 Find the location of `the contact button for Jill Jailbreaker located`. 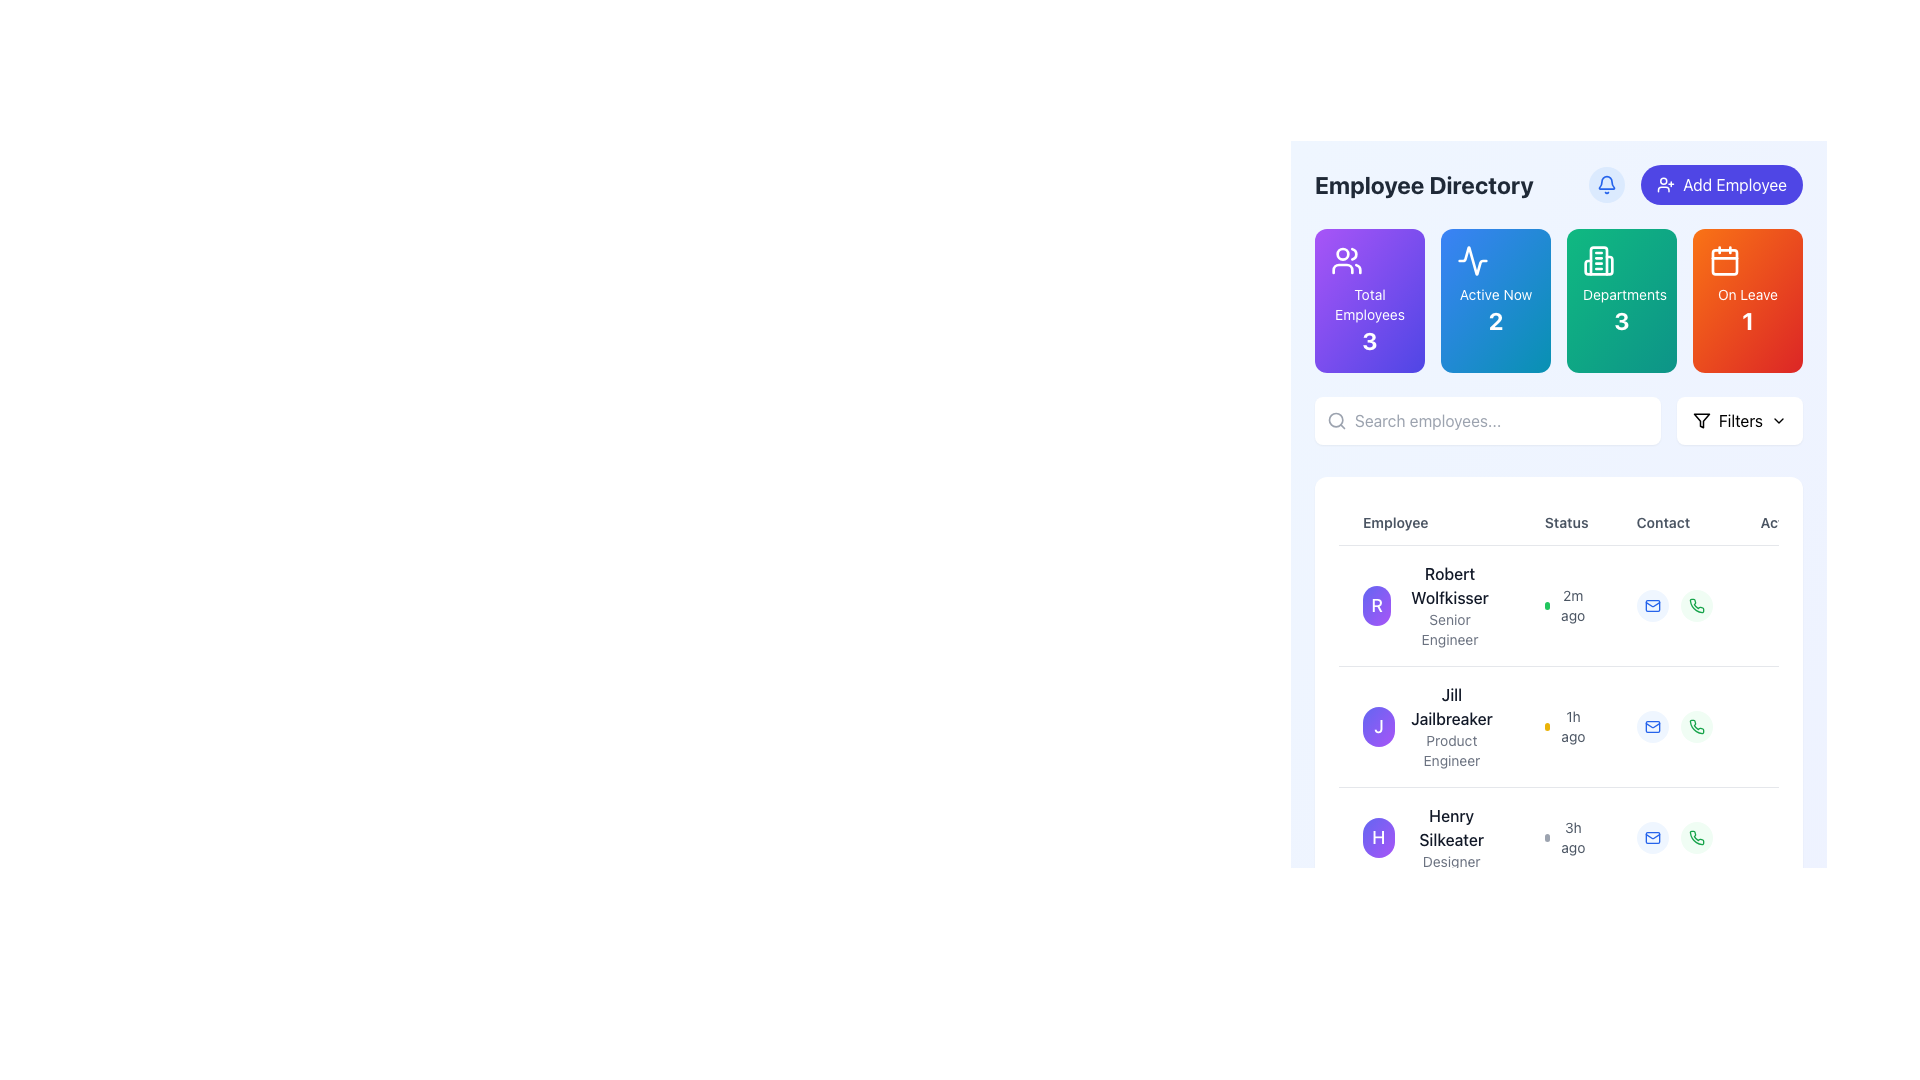

the contact button for Jill Jailbreaker located is located at coordinates (1651, 726).